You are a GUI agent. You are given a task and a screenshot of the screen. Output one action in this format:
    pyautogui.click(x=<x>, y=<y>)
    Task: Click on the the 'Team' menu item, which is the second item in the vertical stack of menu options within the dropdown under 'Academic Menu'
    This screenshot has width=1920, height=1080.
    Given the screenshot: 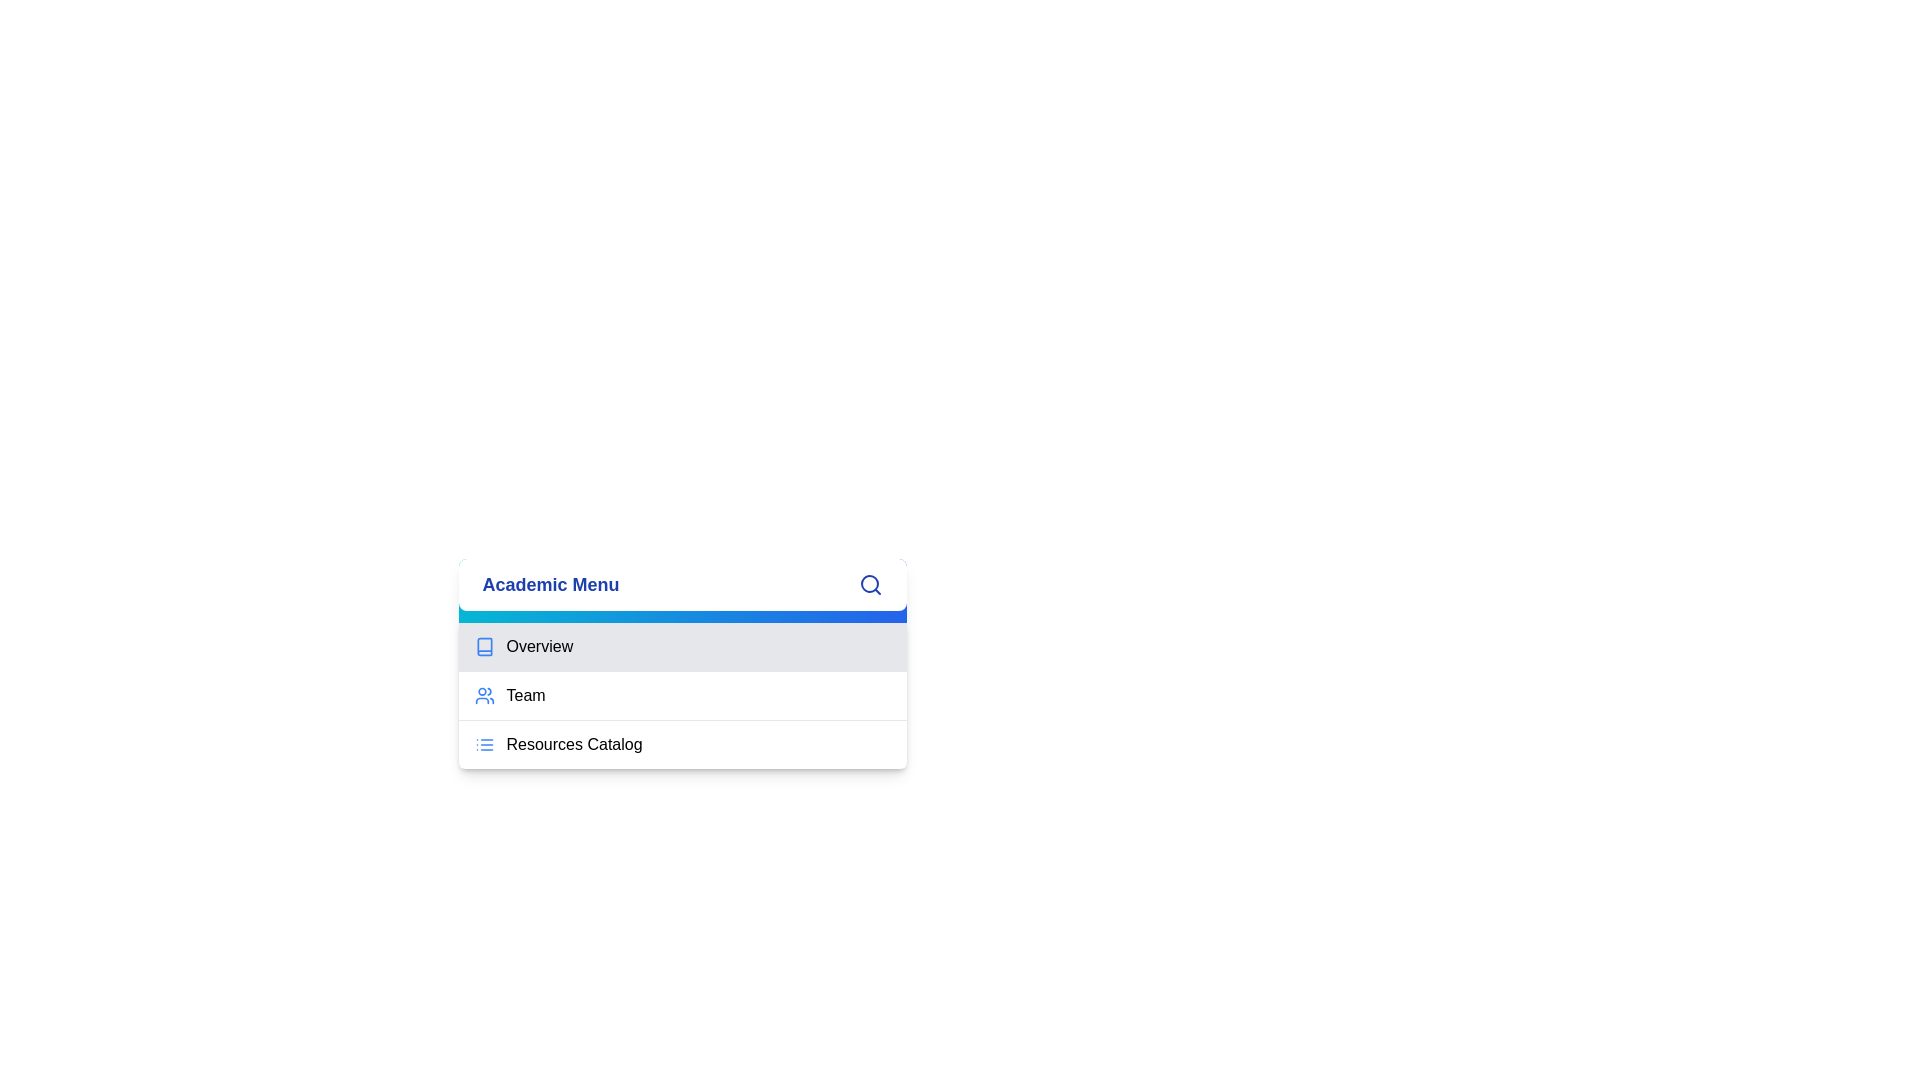 What is the action you would take?
    pyautogui.click(x=682, y=694)
    